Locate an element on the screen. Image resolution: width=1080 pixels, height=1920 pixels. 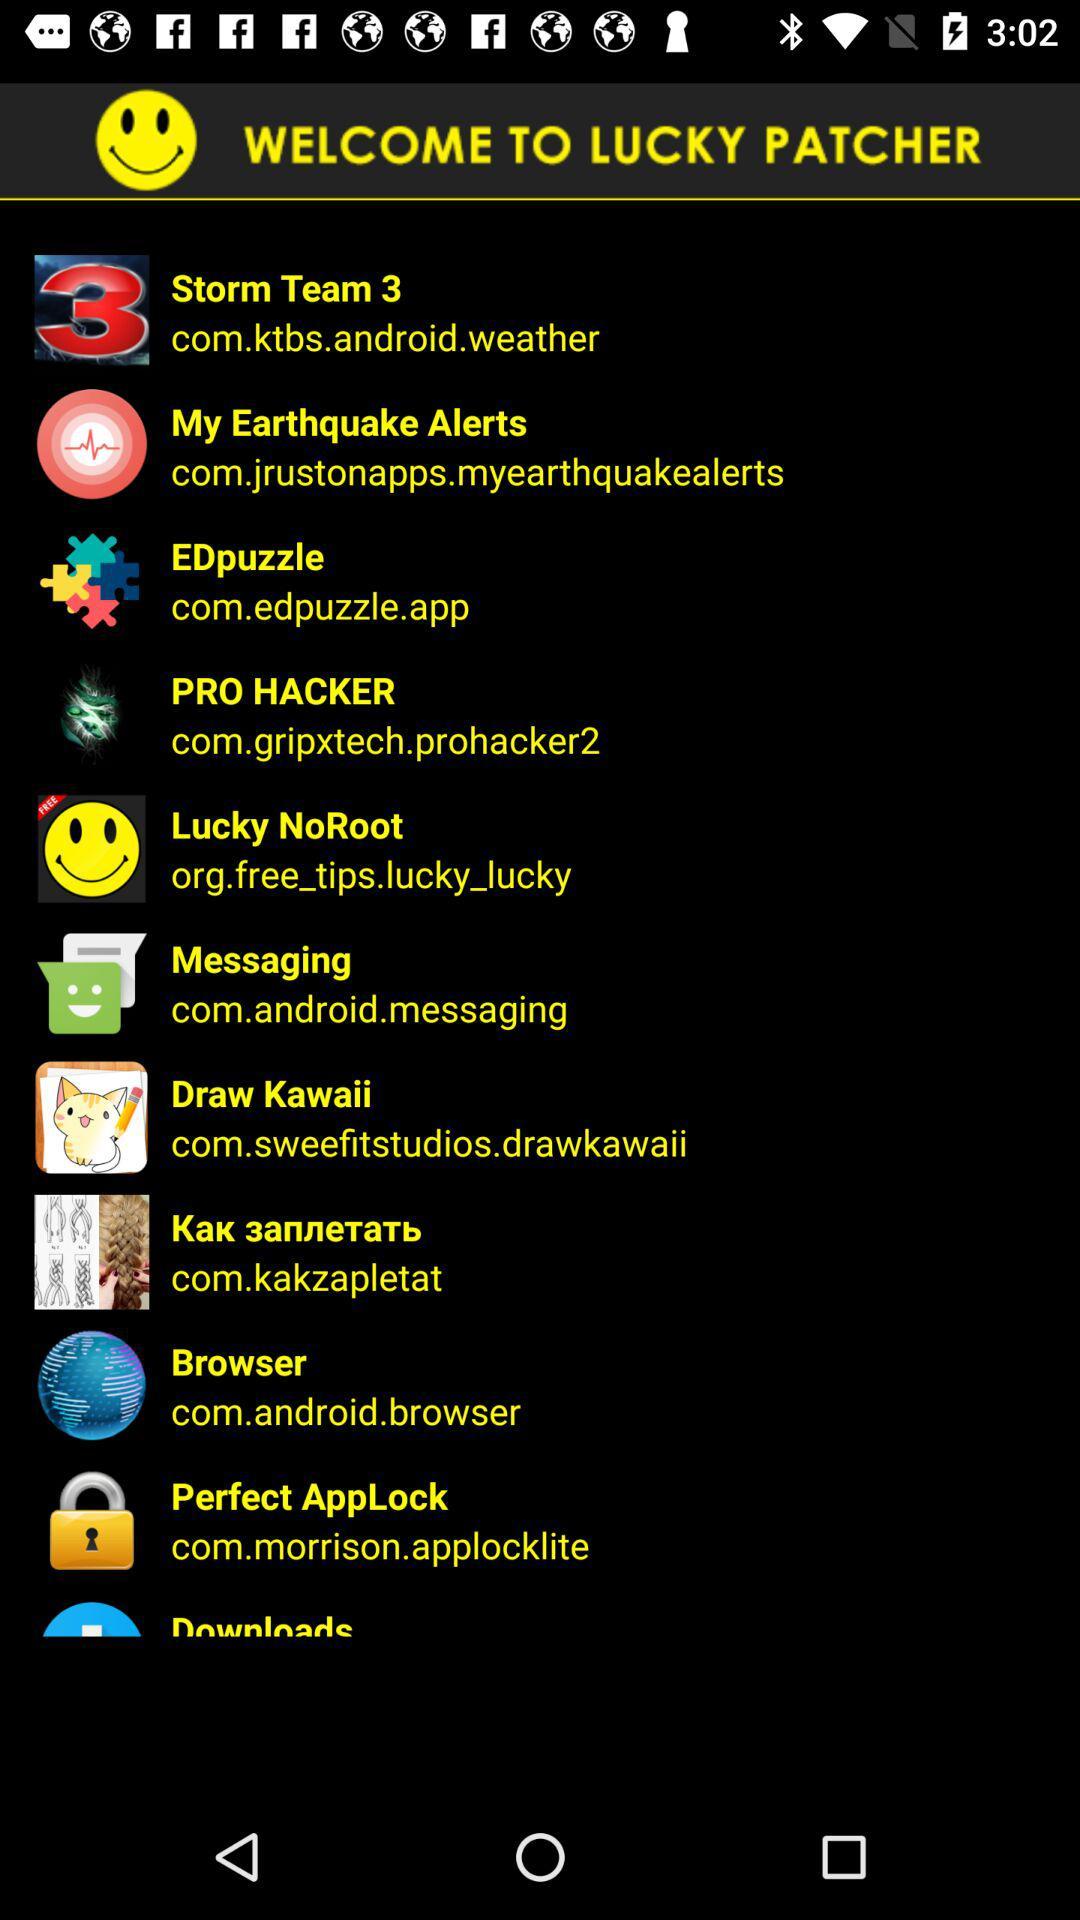
the perfect applock app is located at coordinates (611, 1495).